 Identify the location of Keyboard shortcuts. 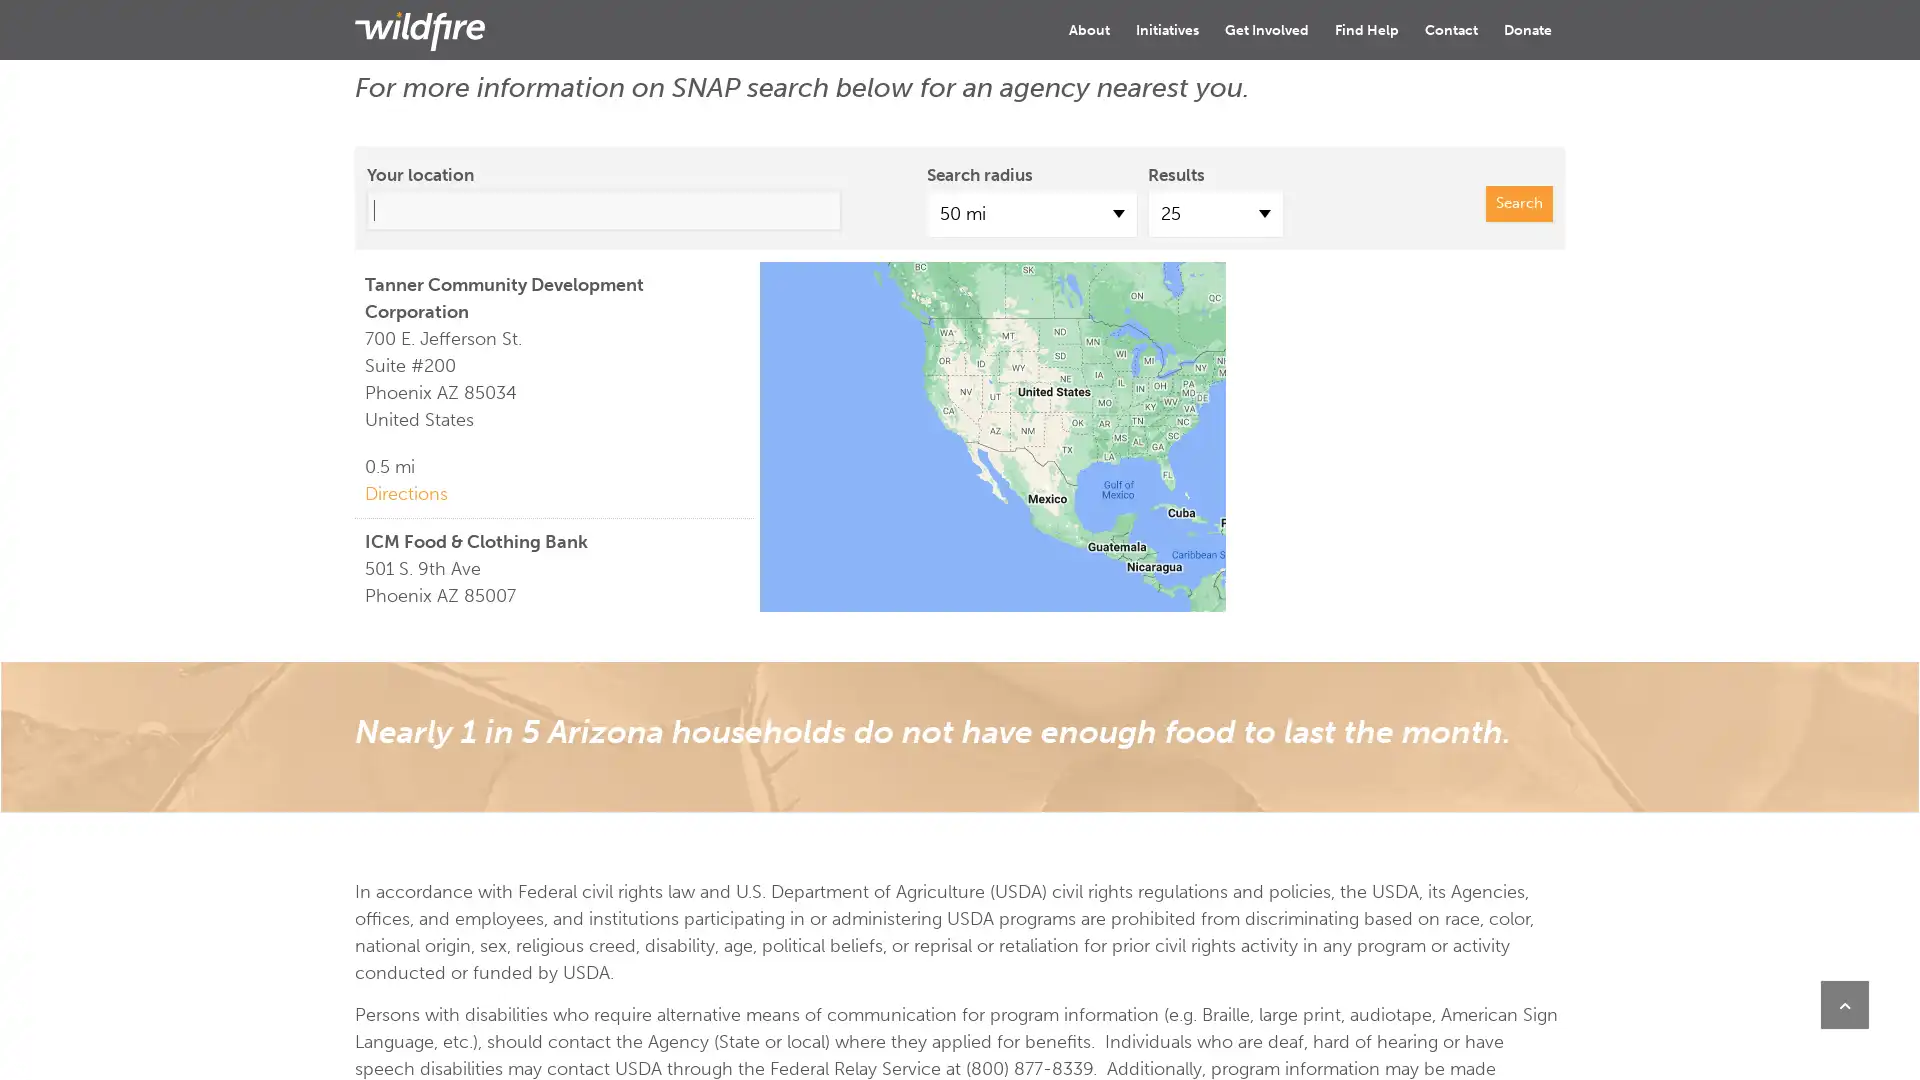
(1148, 603).